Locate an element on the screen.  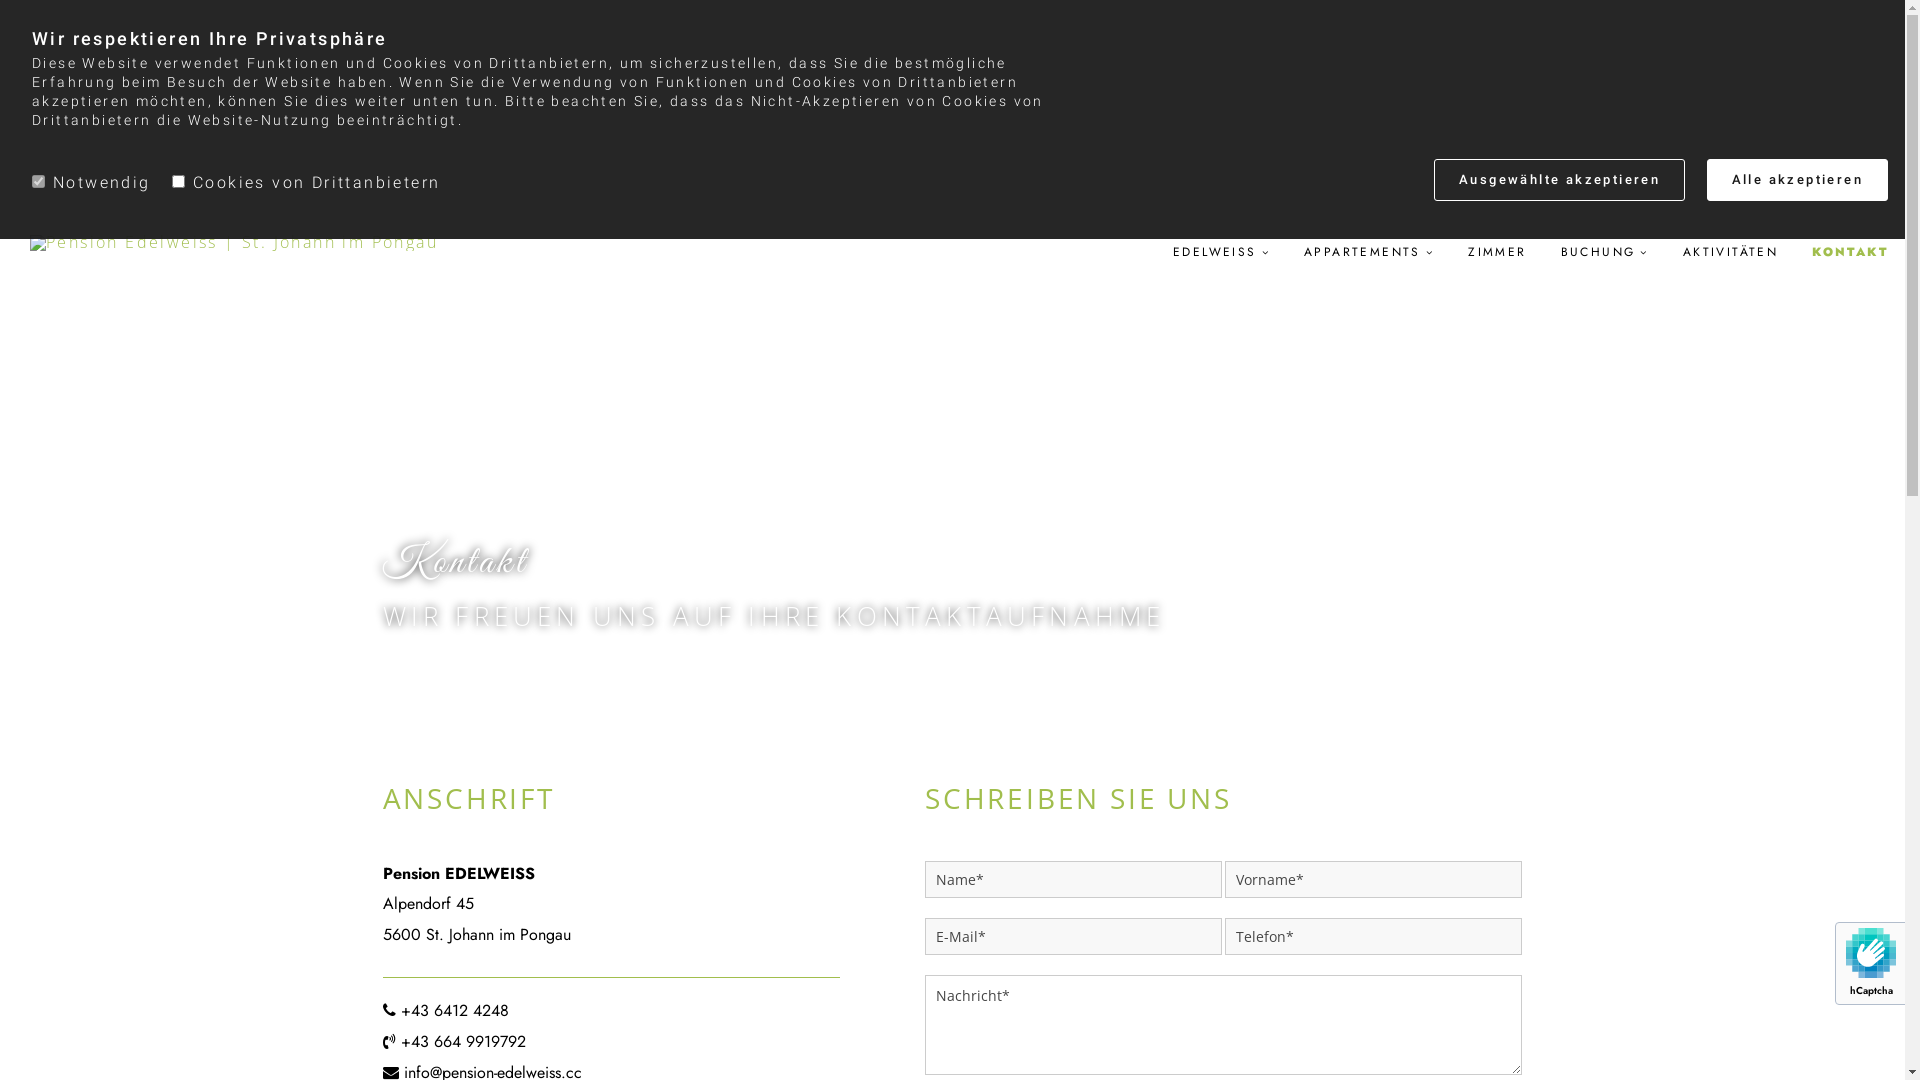
'APPARTEMENTS' is located at coordinates (1367, 250).